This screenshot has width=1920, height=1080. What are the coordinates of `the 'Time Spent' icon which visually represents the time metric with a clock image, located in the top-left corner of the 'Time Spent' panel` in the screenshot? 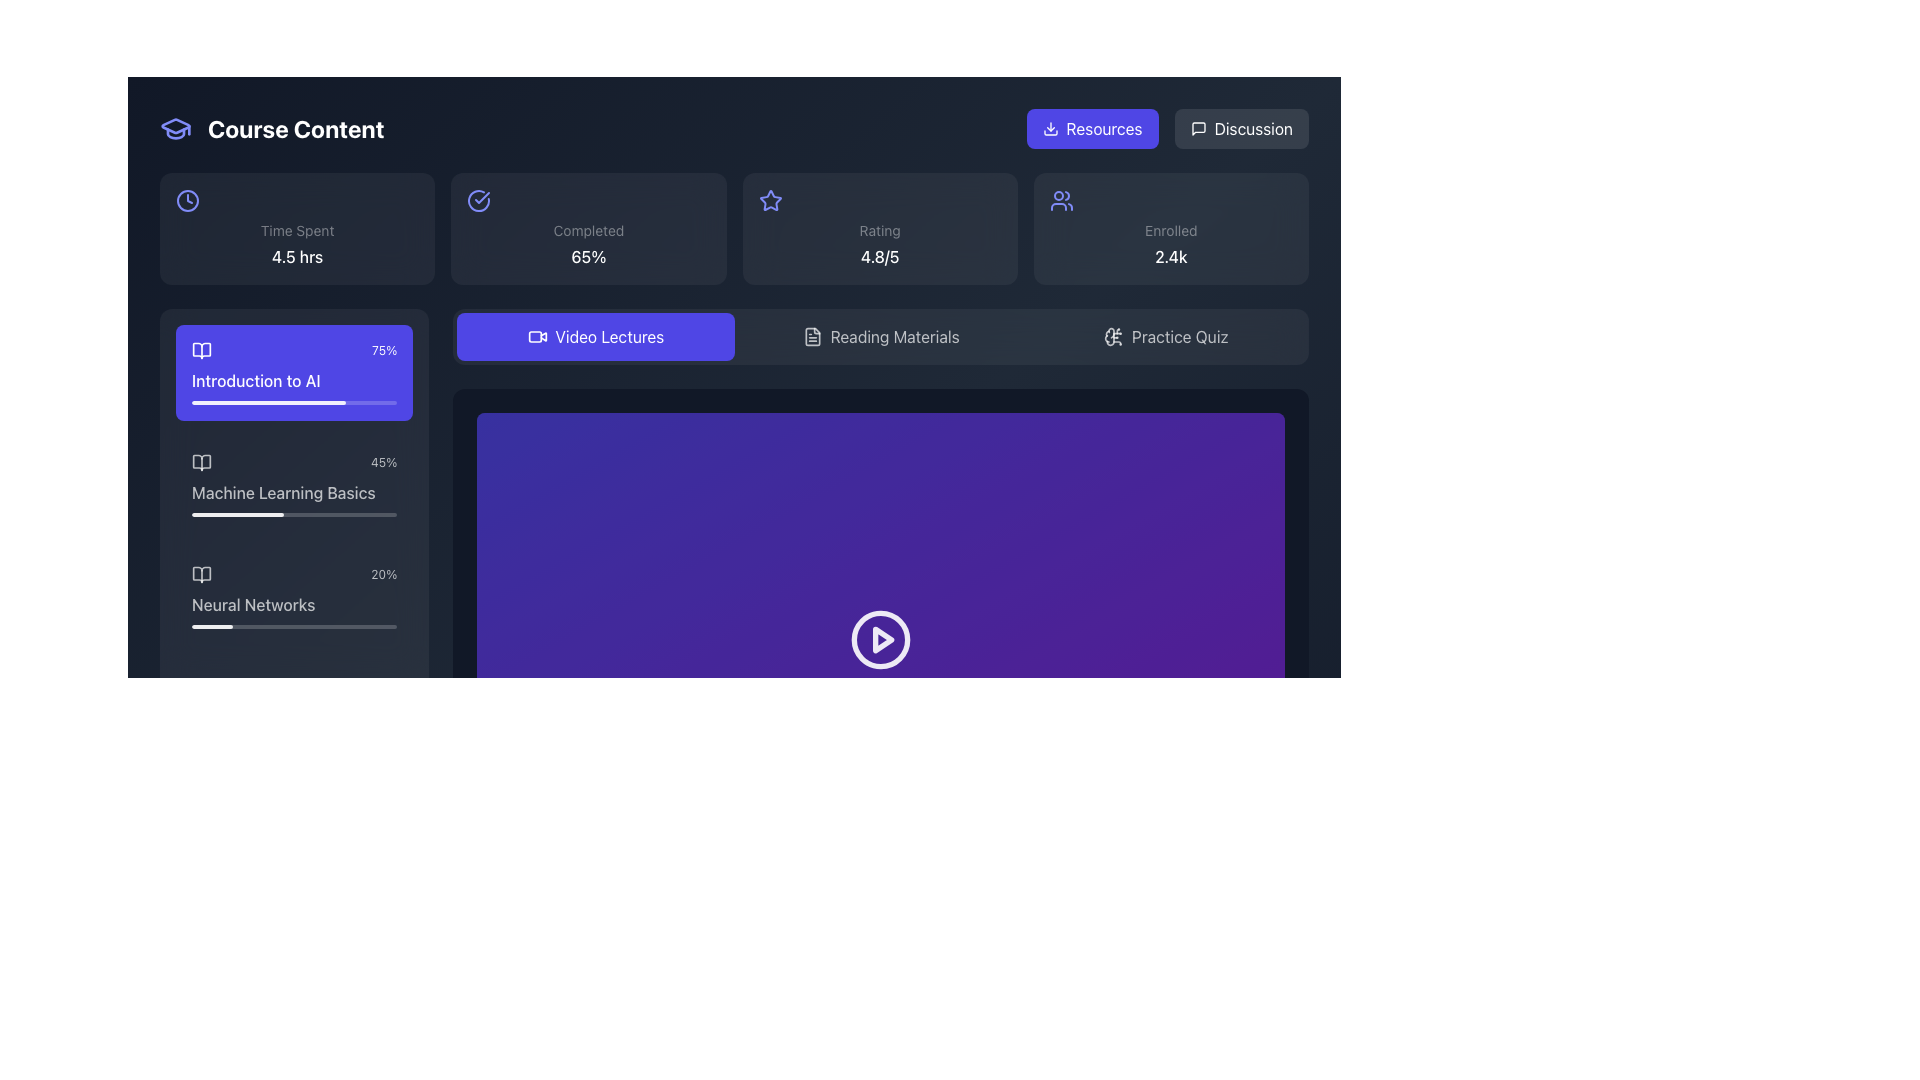 It's located at (187, 200).